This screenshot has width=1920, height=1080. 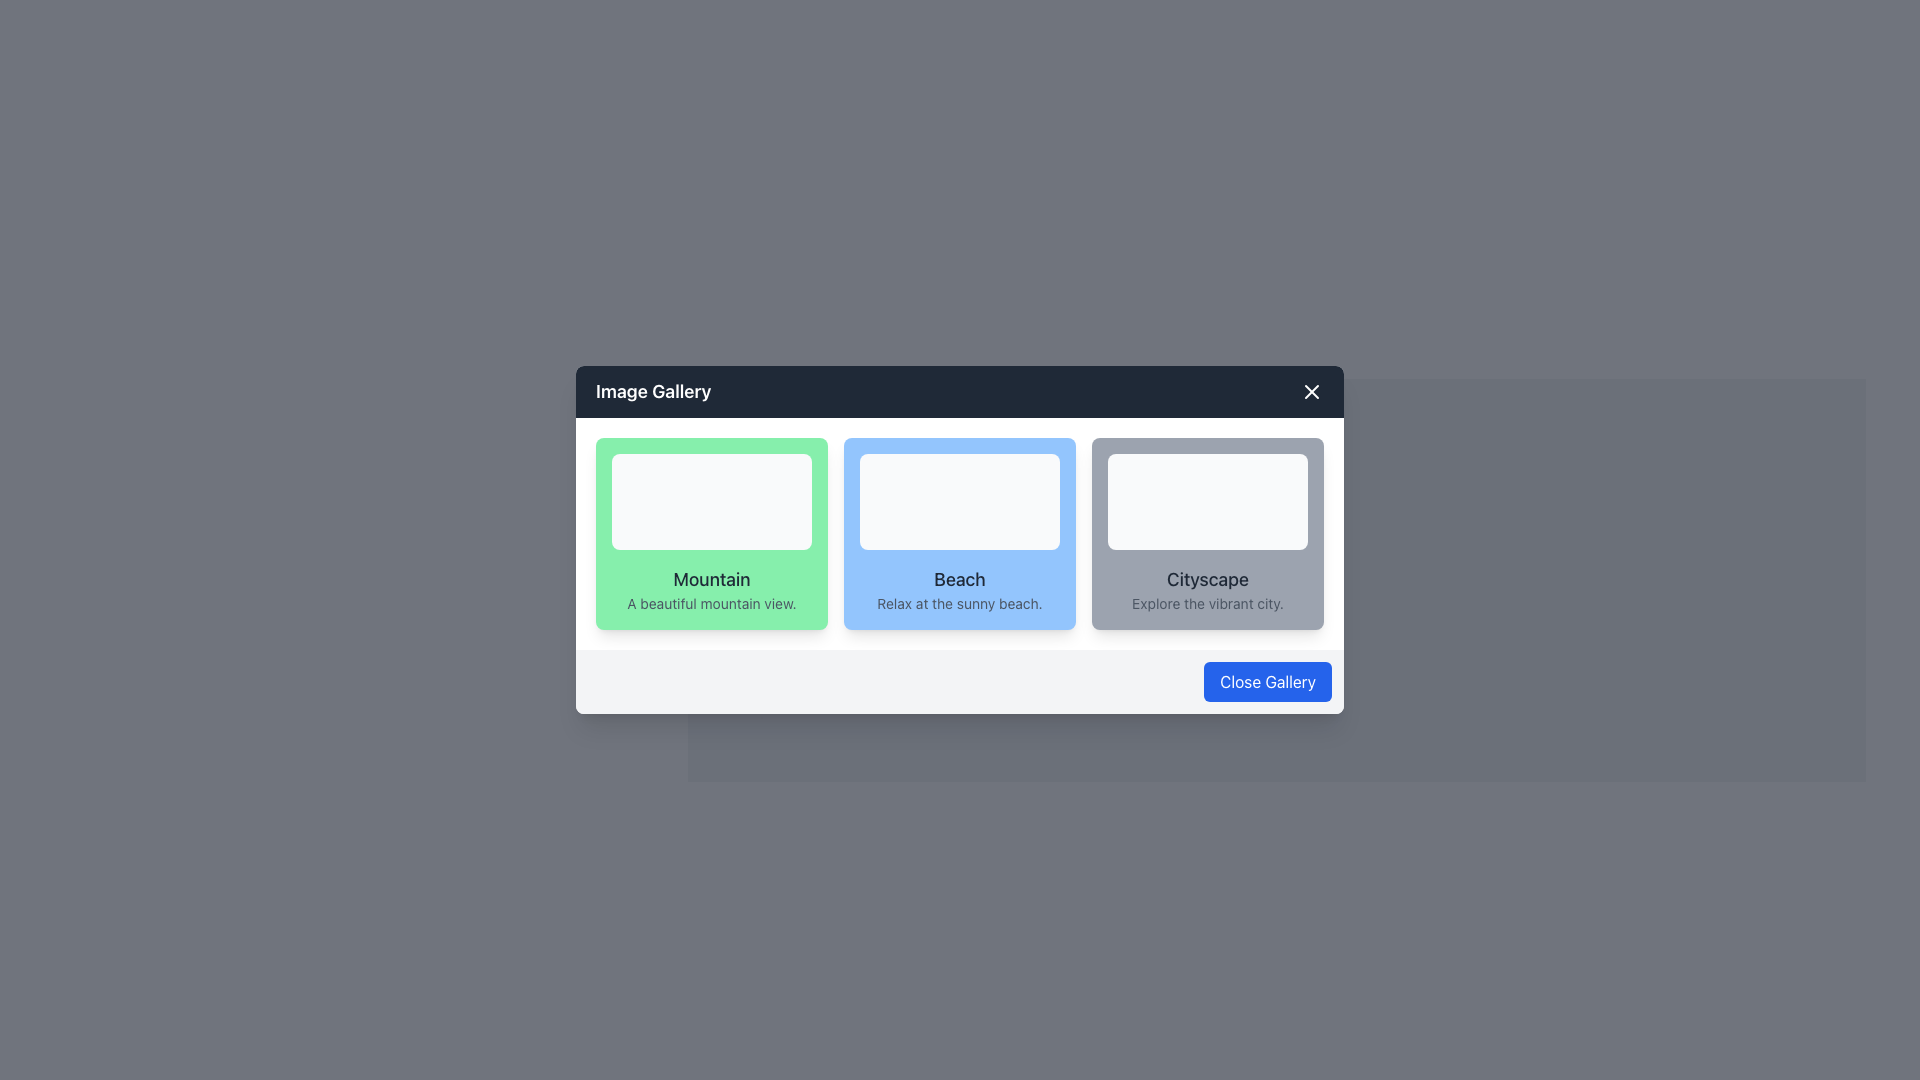 I want to click on title and description of the 'Beach' themed card, which is the second card in a row of three horizontally aligned cards in the 'Image Gallery.', so click(x=960, y=532).